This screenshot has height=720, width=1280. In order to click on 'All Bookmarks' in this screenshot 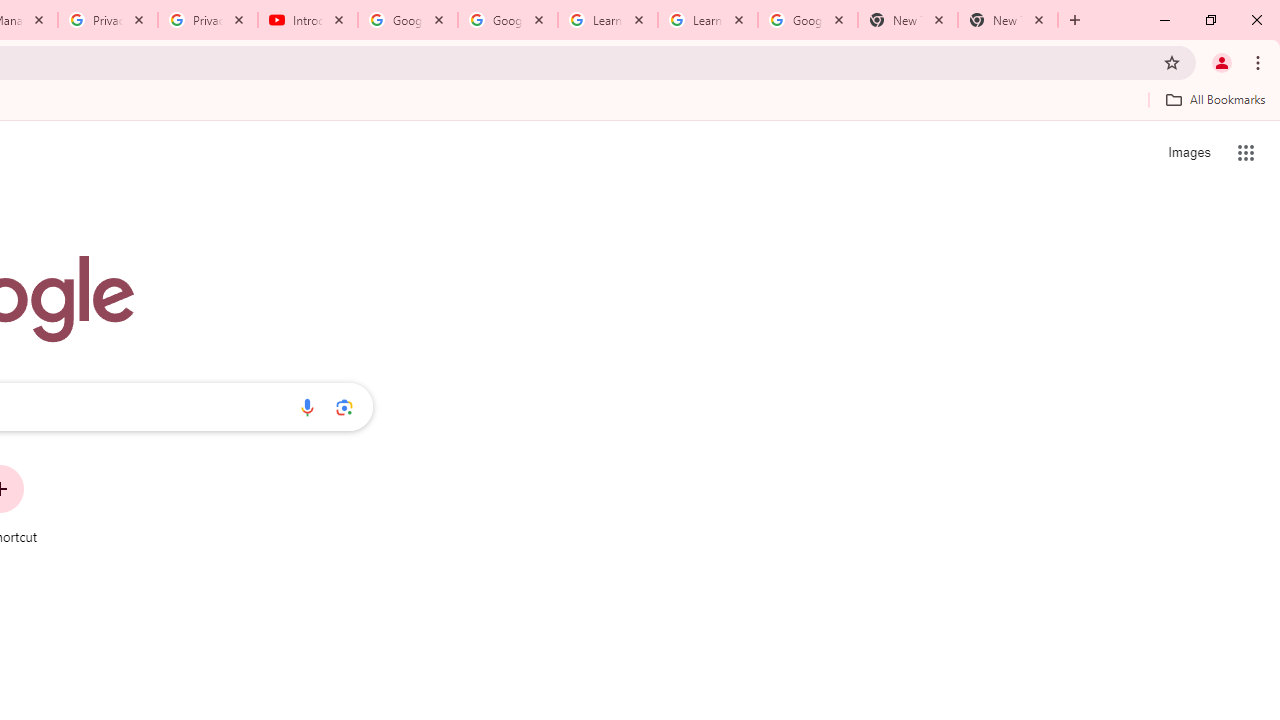, I will do `click(1214, 99)`.